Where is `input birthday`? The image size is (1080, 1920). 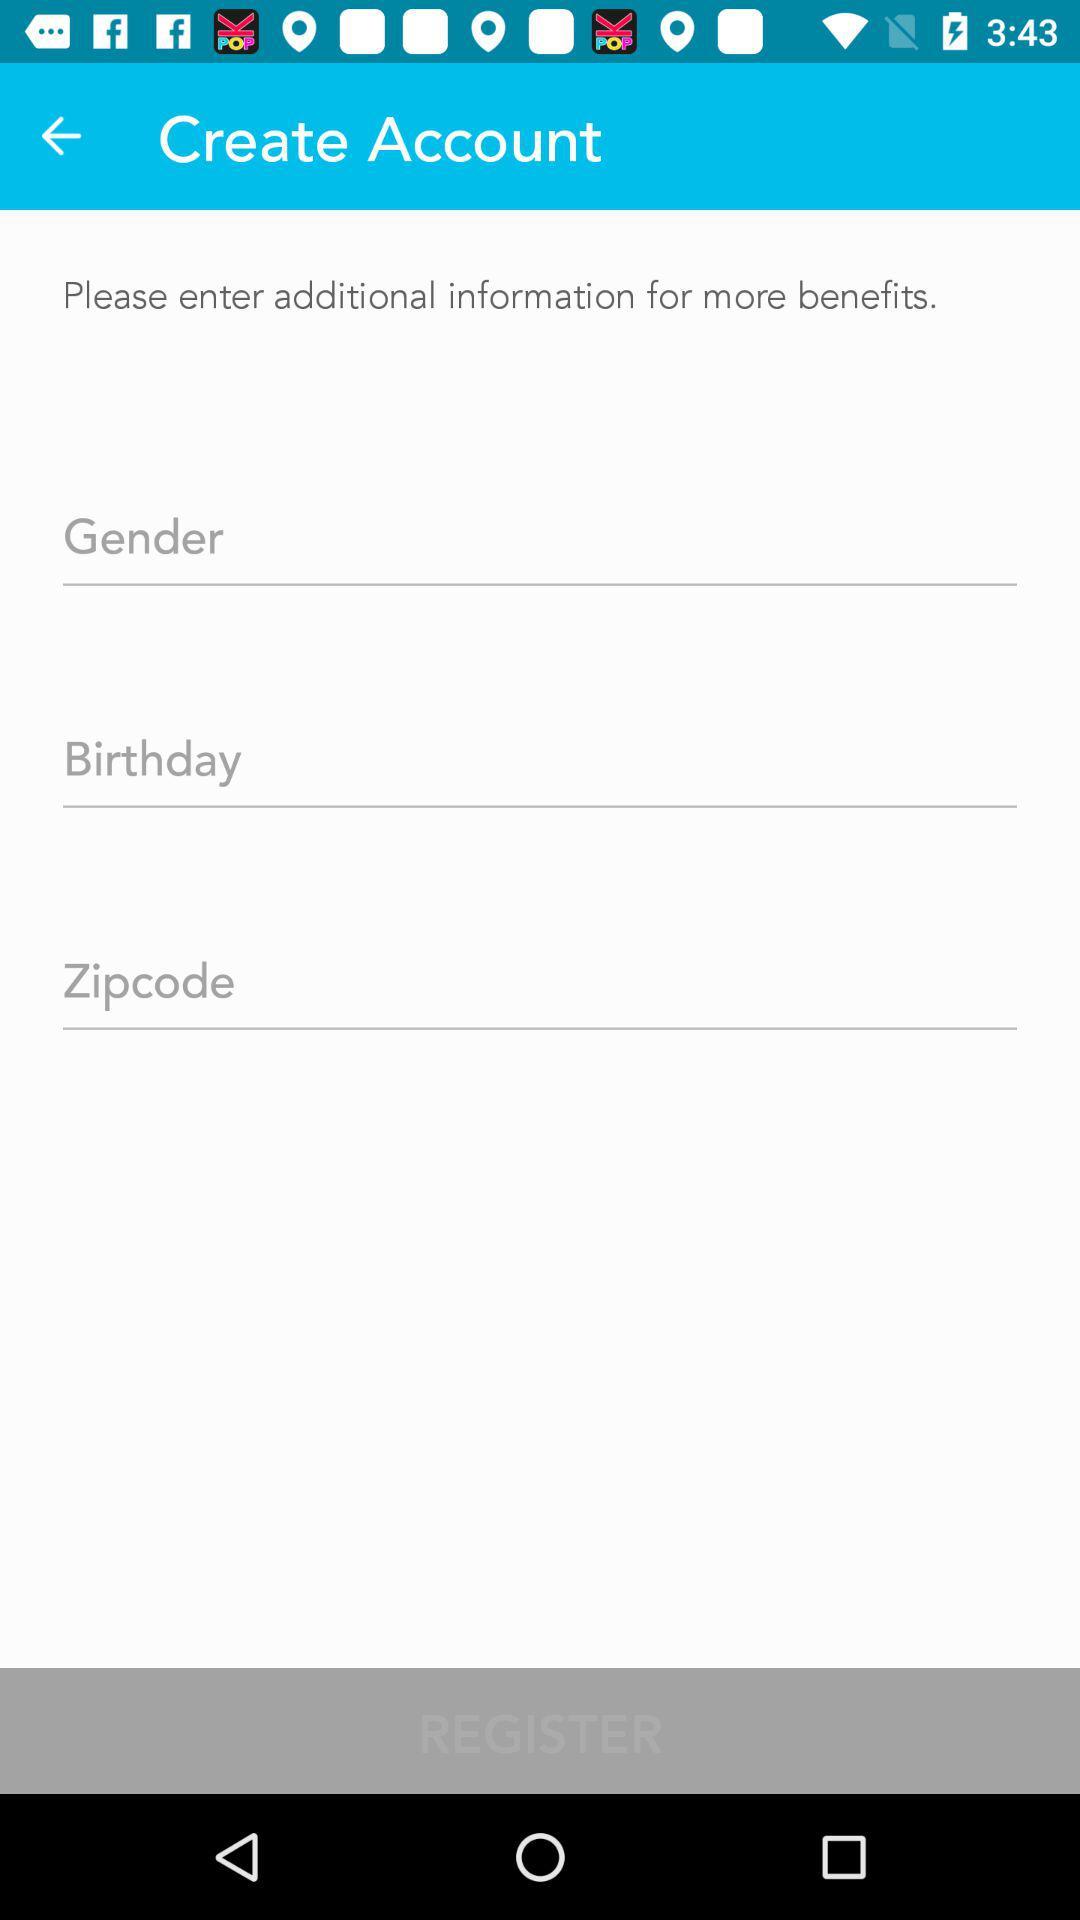 input birthday is located at coordinates (540, 750).